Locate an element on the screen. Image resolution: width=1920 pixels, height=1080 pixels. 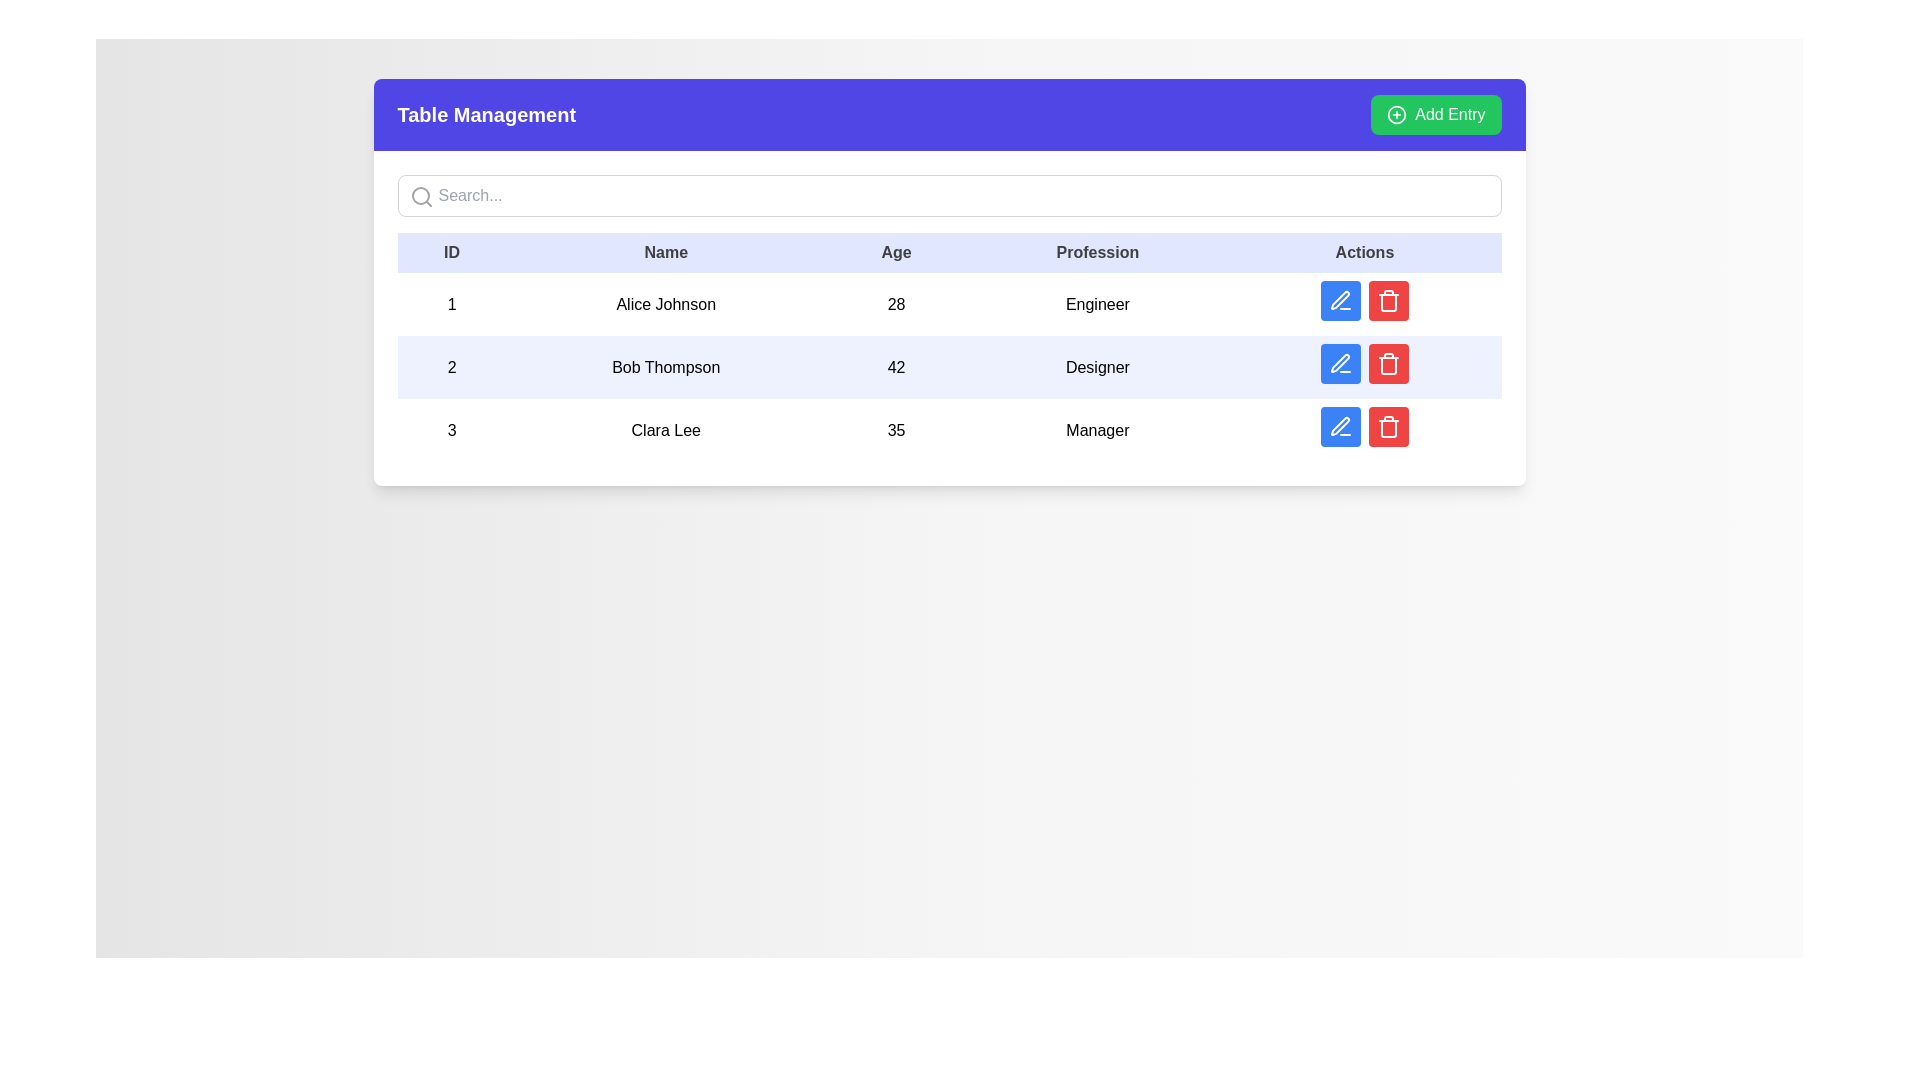
the edit icon button, which is a small white pen icon located within a blue rounded rectangle button in the Actions column of the last row of the data table is located at coordinates (1340, 425).